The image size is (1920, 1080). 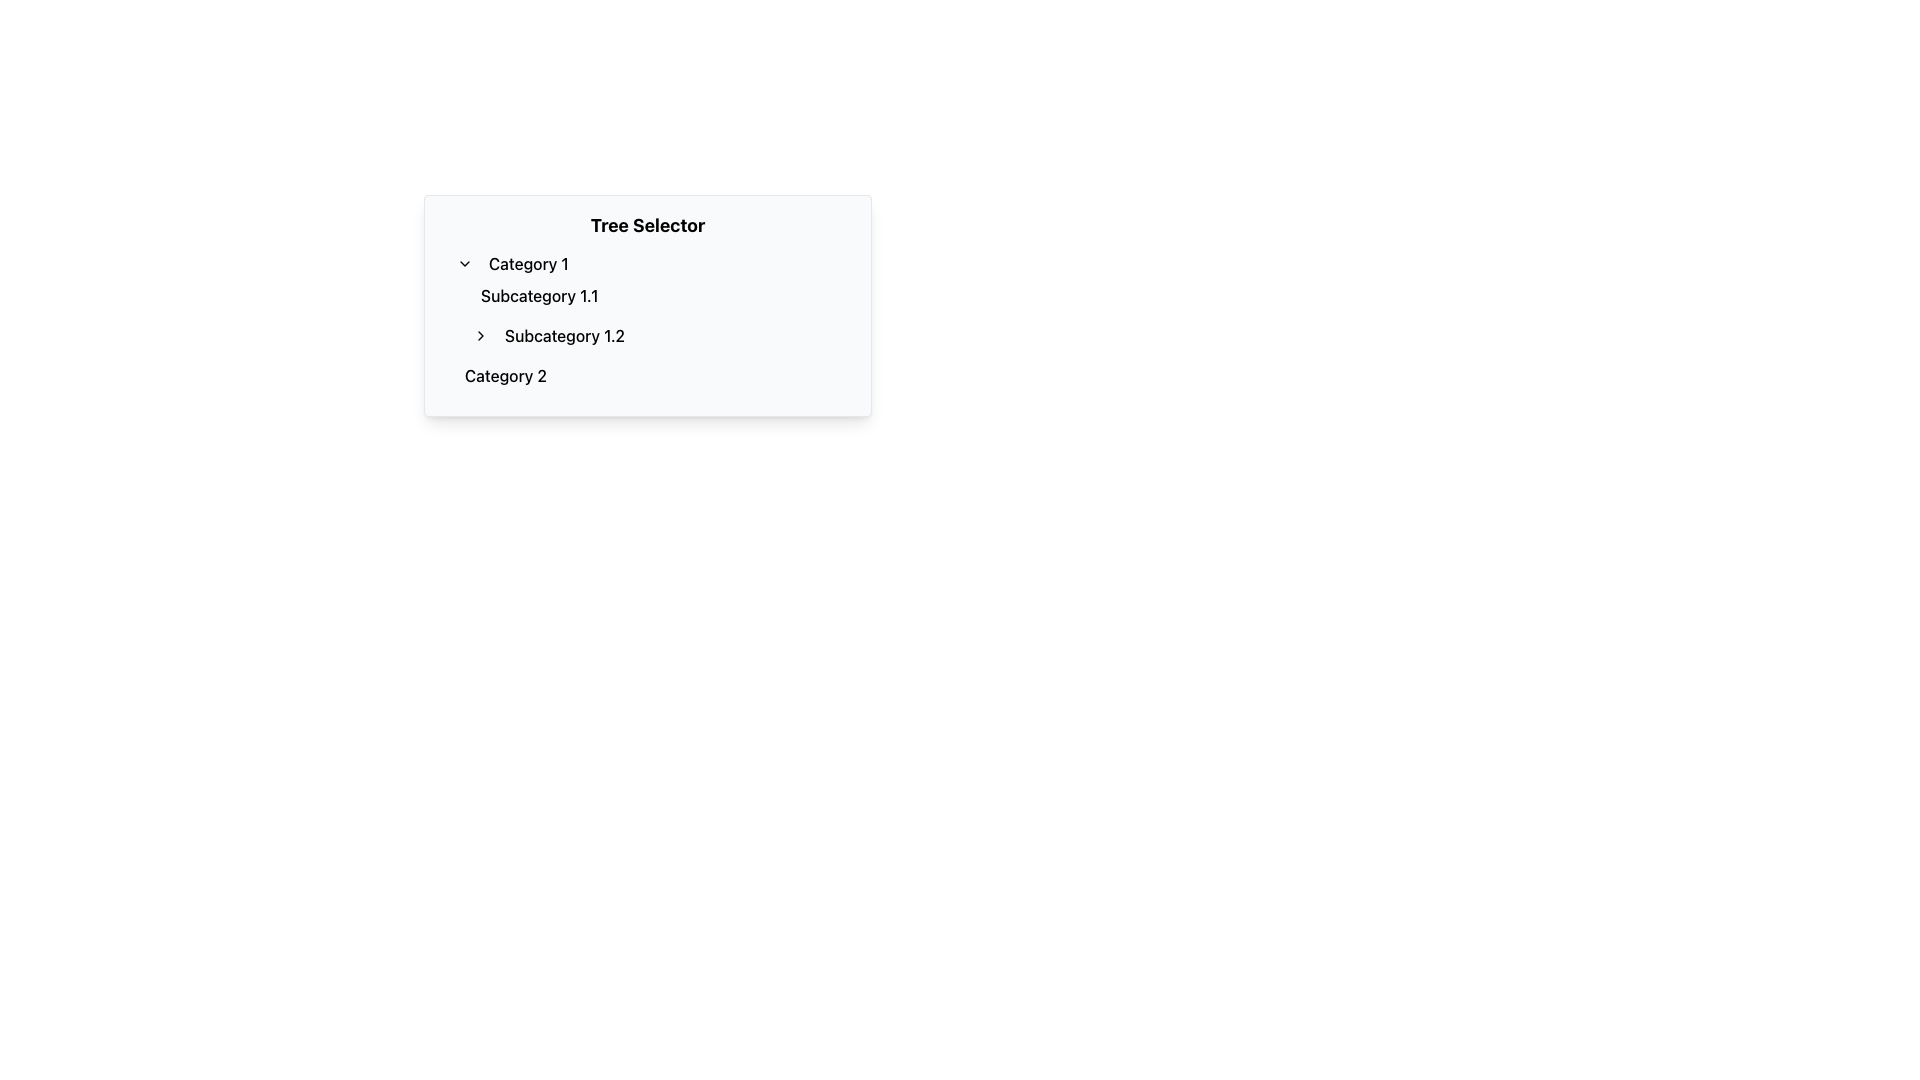 I want to click on the second Tree item located under 'Category 1', following 'Subcategory 1.1', so click(x=663, y=334).